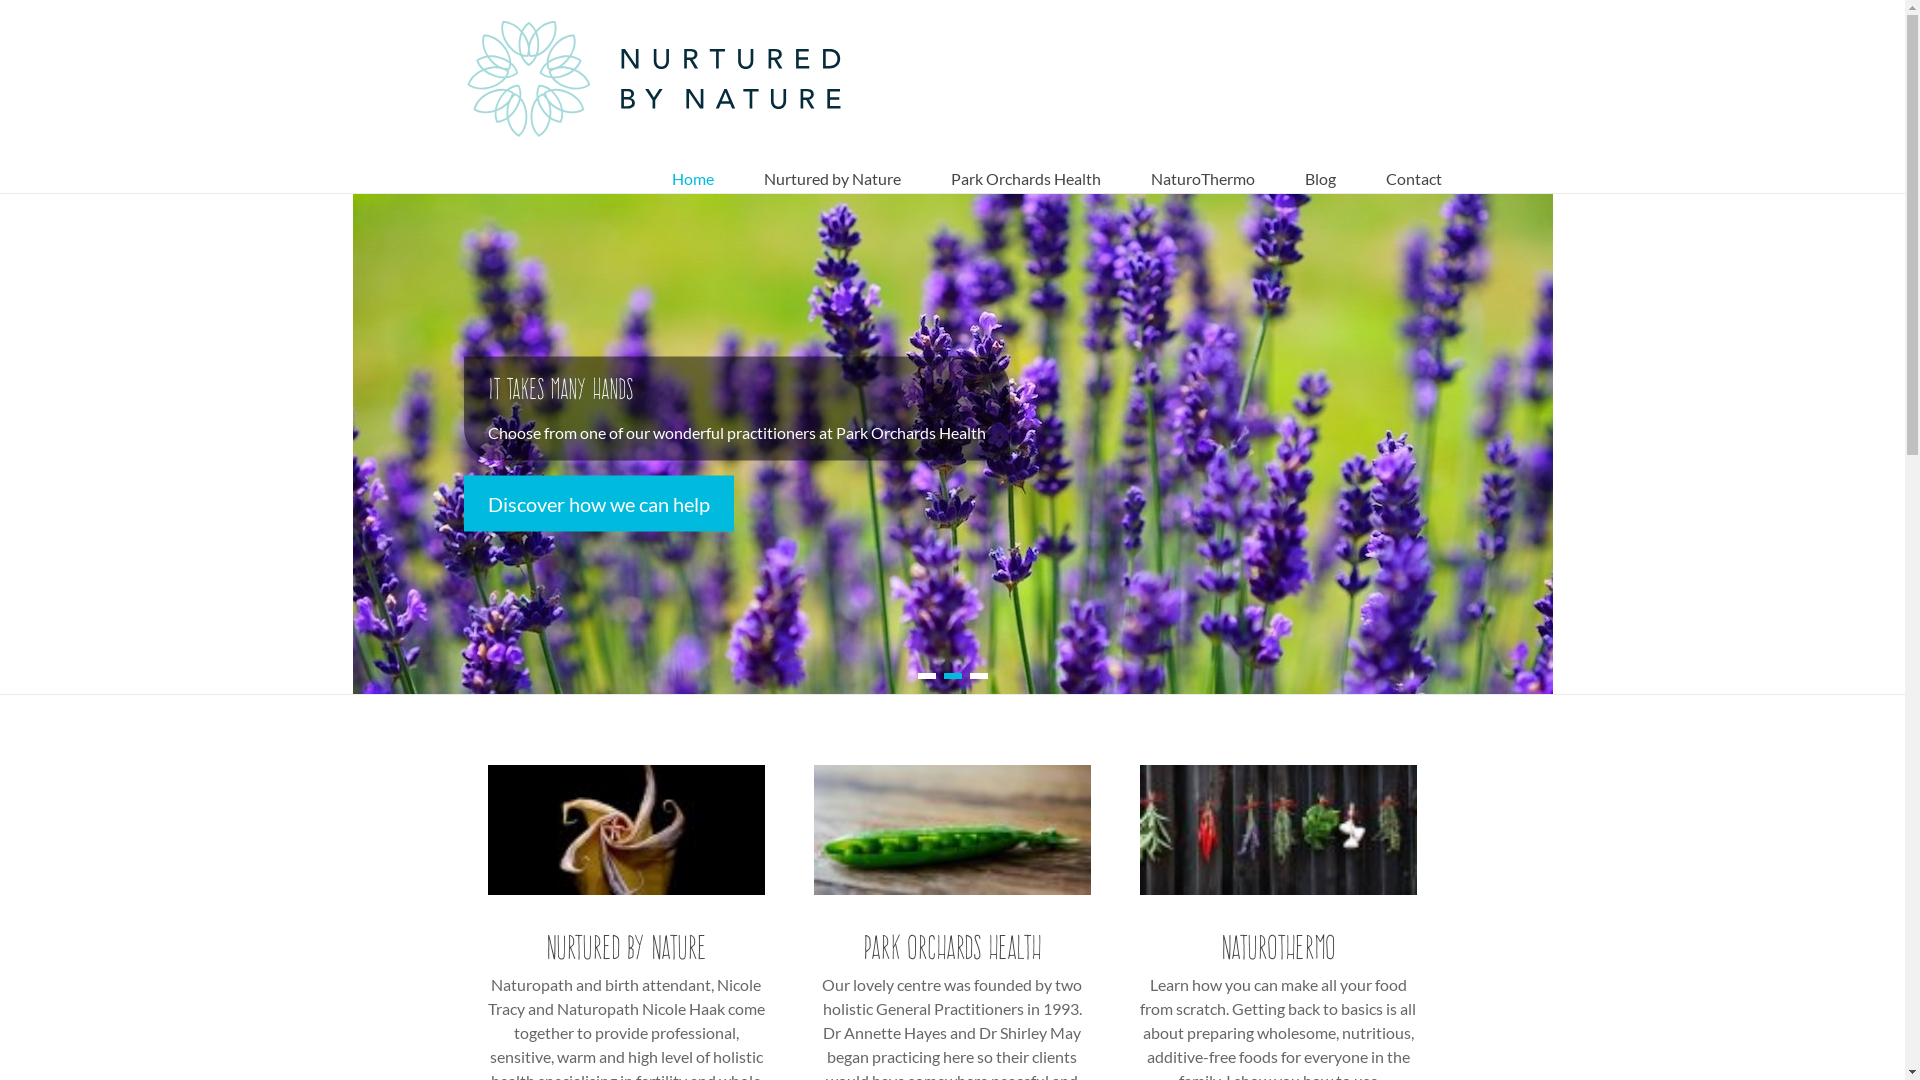  I want to click on 'Blog', so click(1304, 161).